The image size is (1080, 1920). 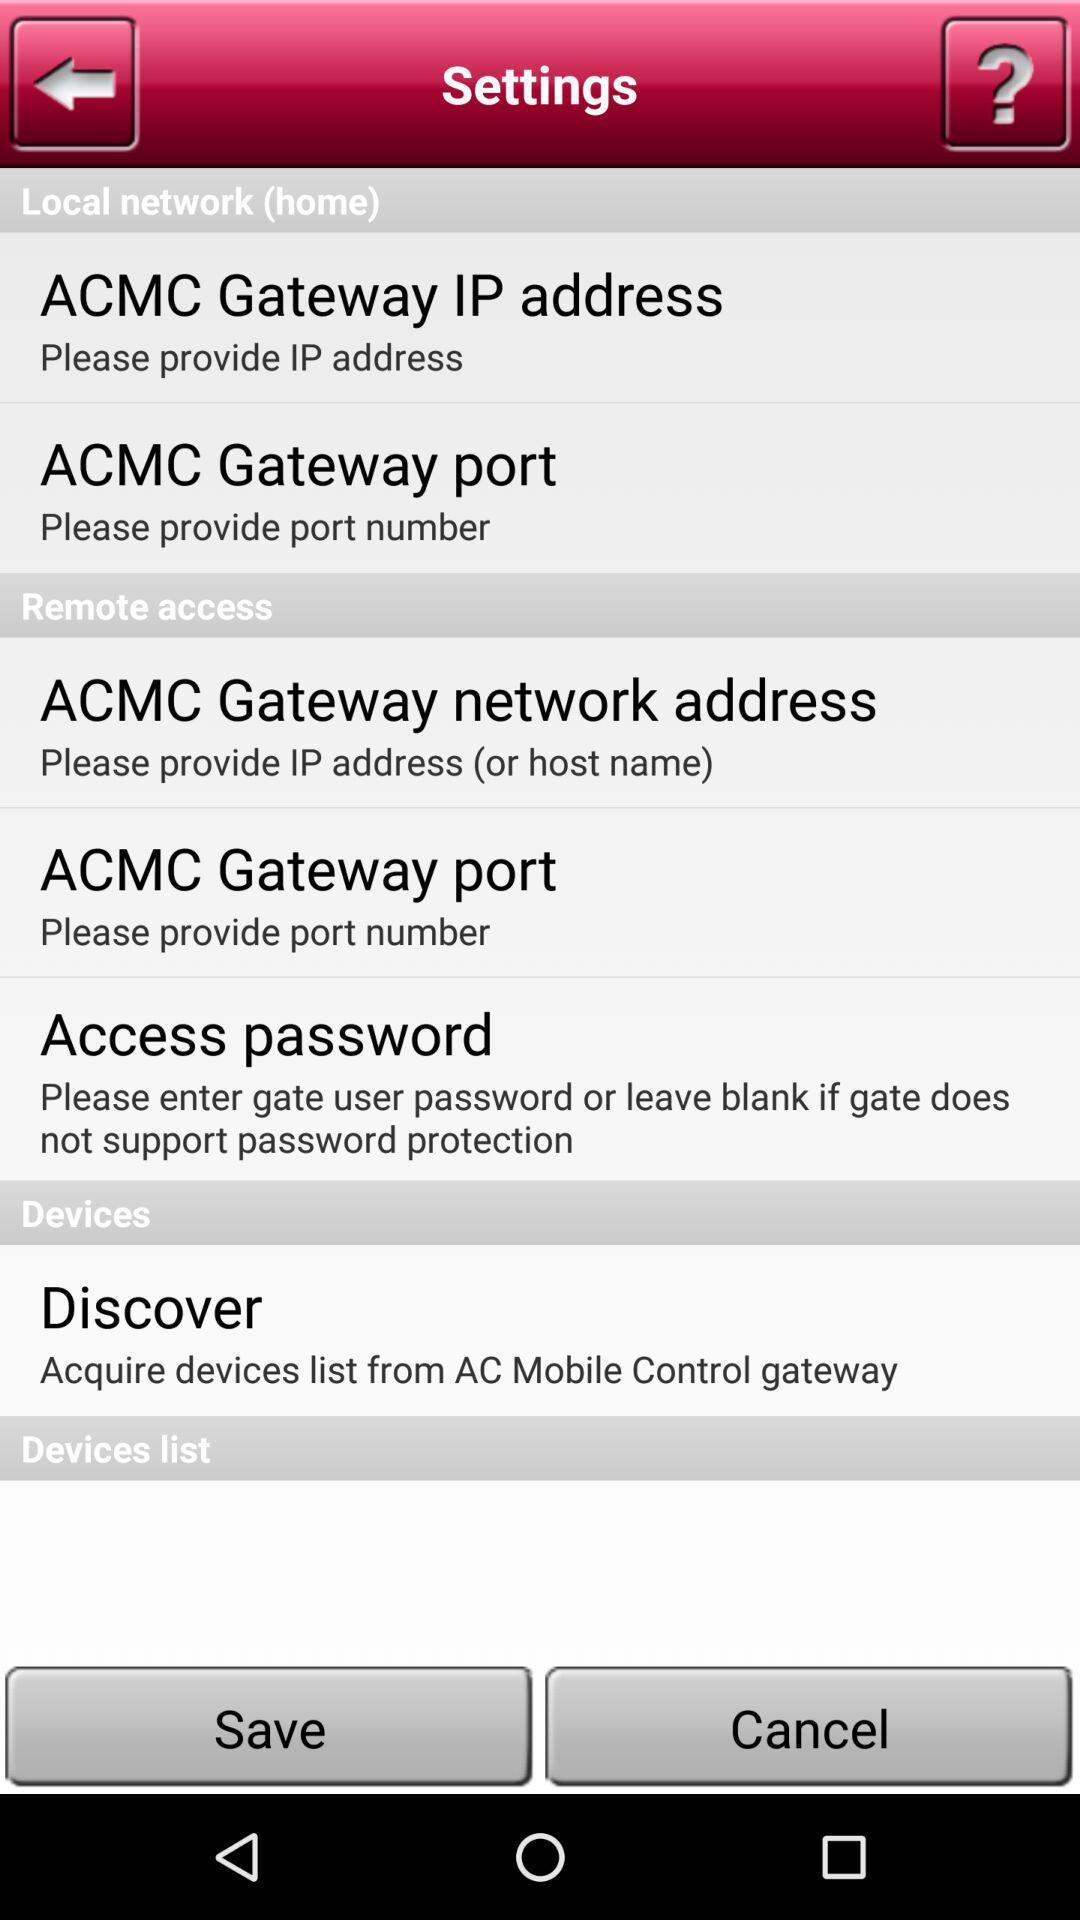 What do you see at coordinates (1006, 82) in the screenshot?
I see `the icon on the top right corner of the web page` at bounding box center [1006, 82].